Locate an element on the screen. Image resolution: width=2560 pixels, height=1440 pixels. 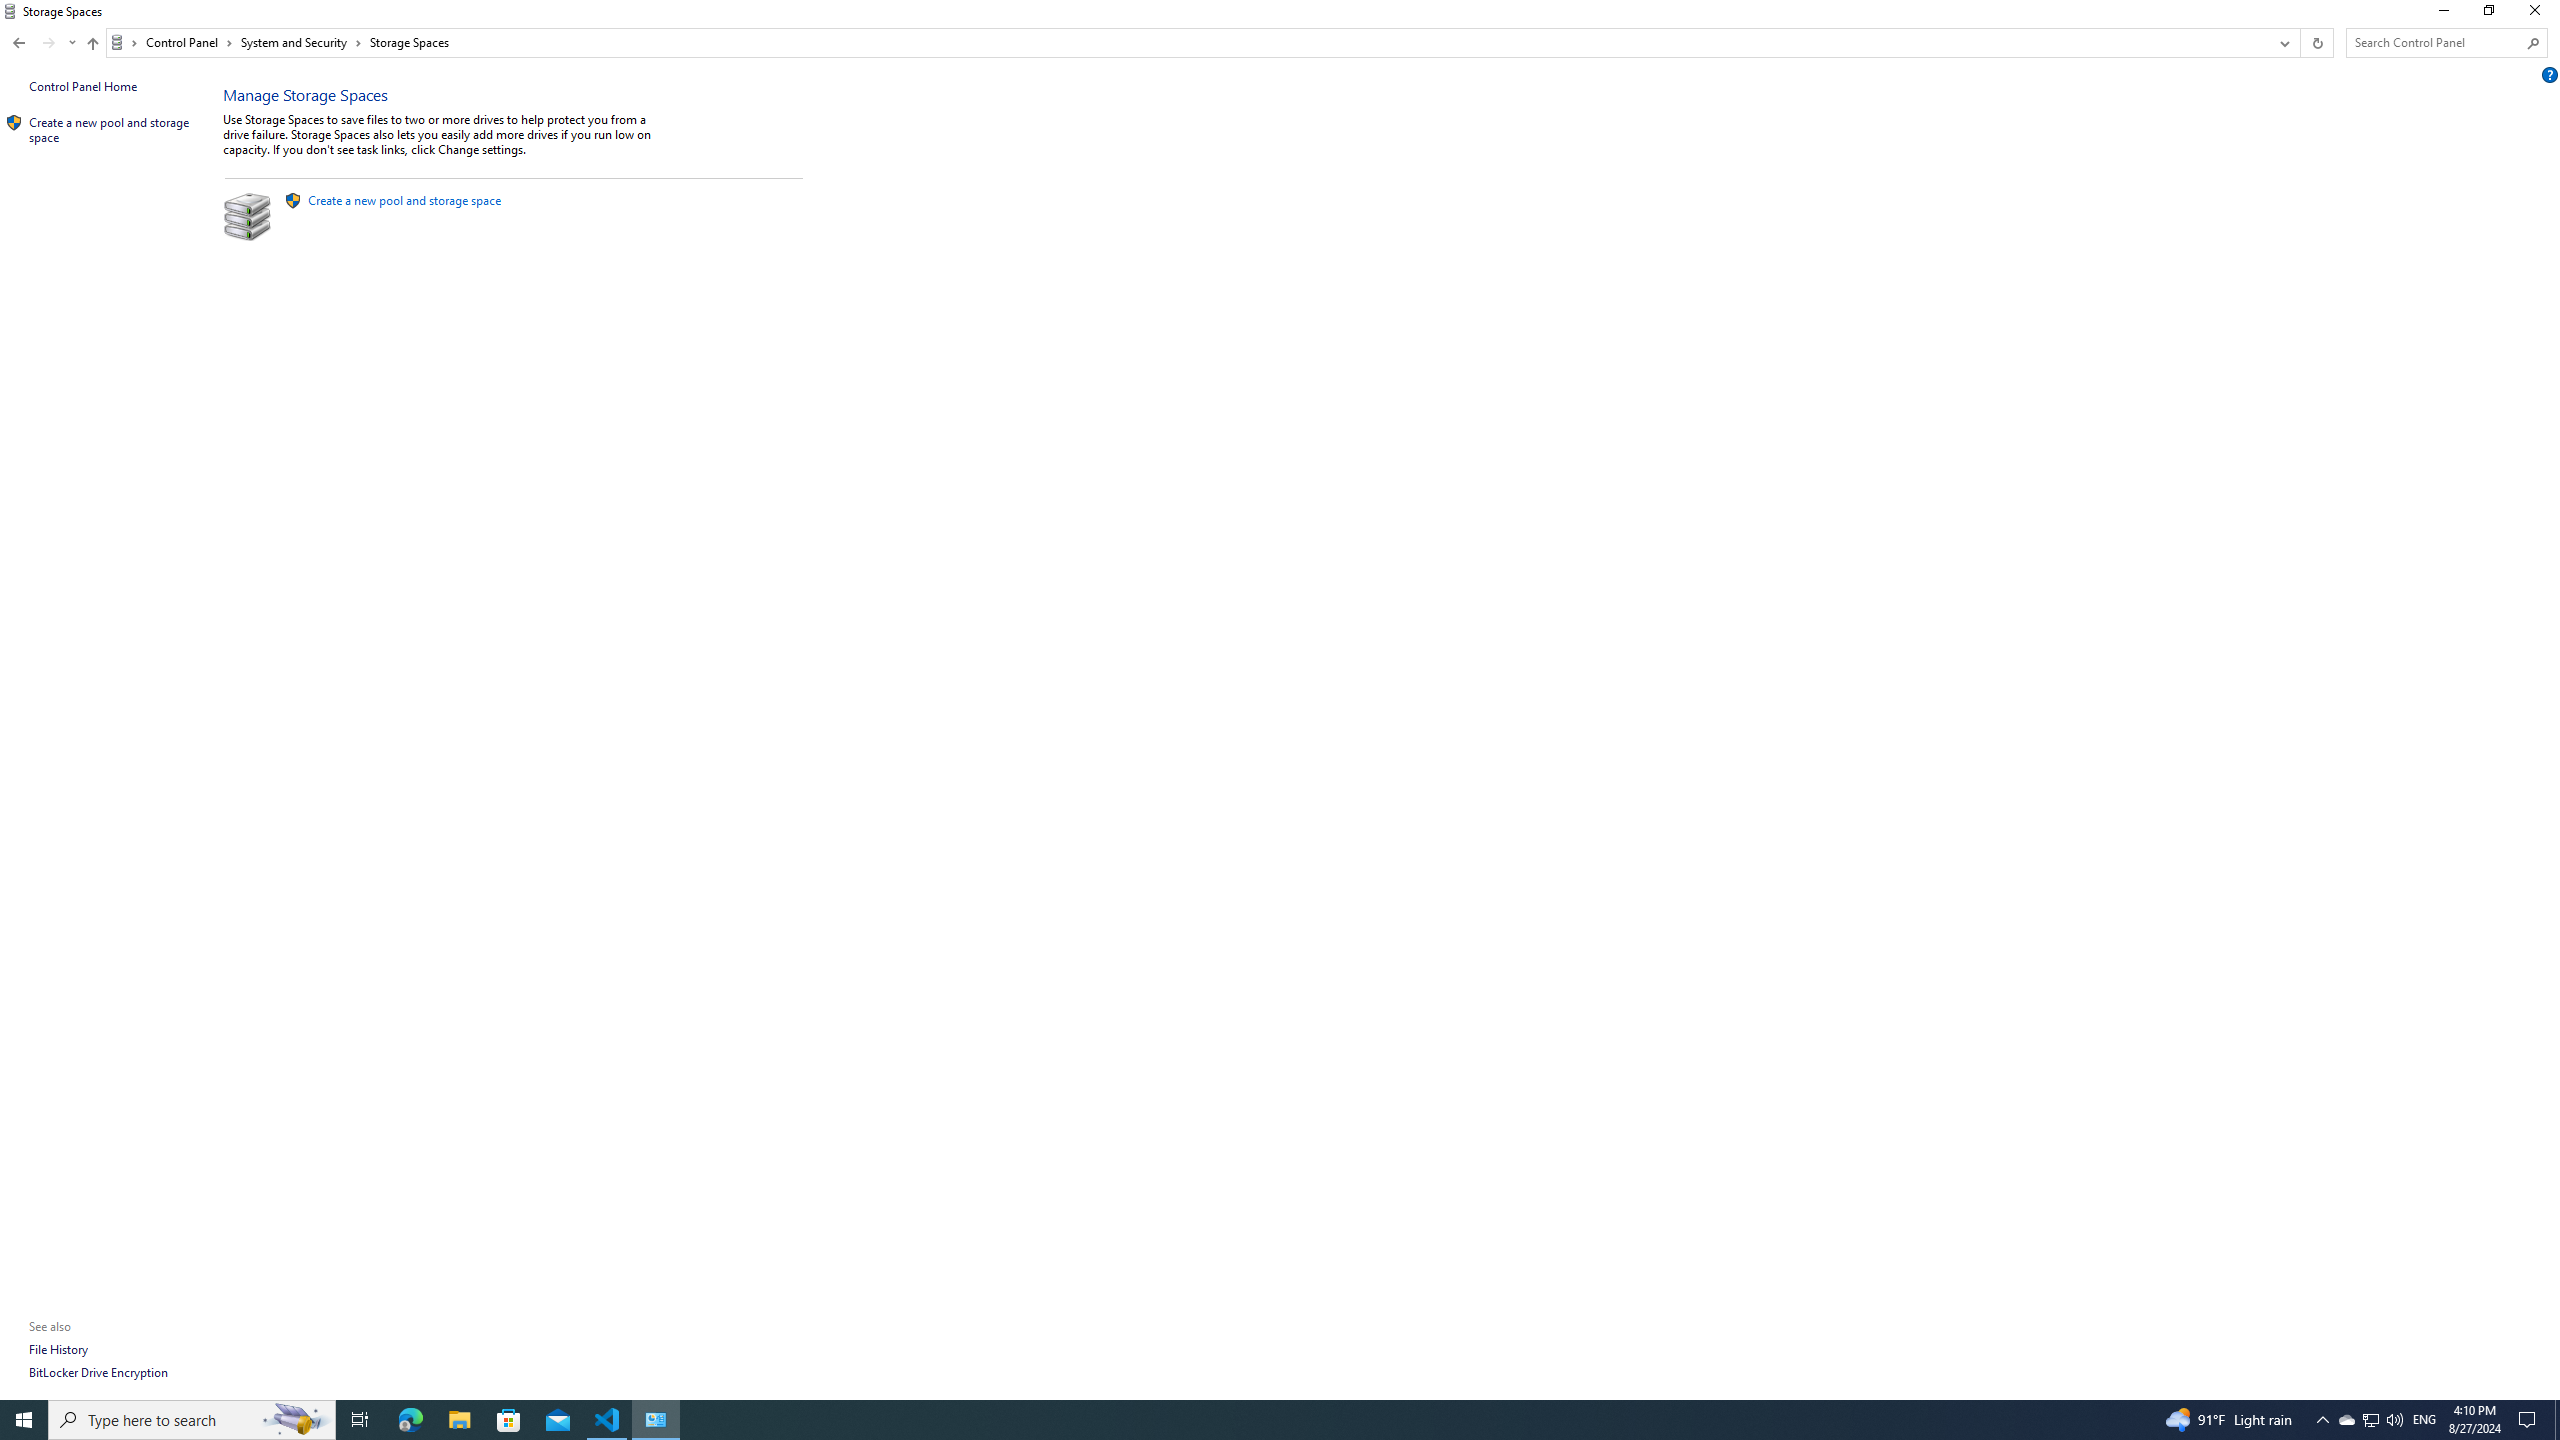
'Navigation buttons' is located at coordinates (42, 42).